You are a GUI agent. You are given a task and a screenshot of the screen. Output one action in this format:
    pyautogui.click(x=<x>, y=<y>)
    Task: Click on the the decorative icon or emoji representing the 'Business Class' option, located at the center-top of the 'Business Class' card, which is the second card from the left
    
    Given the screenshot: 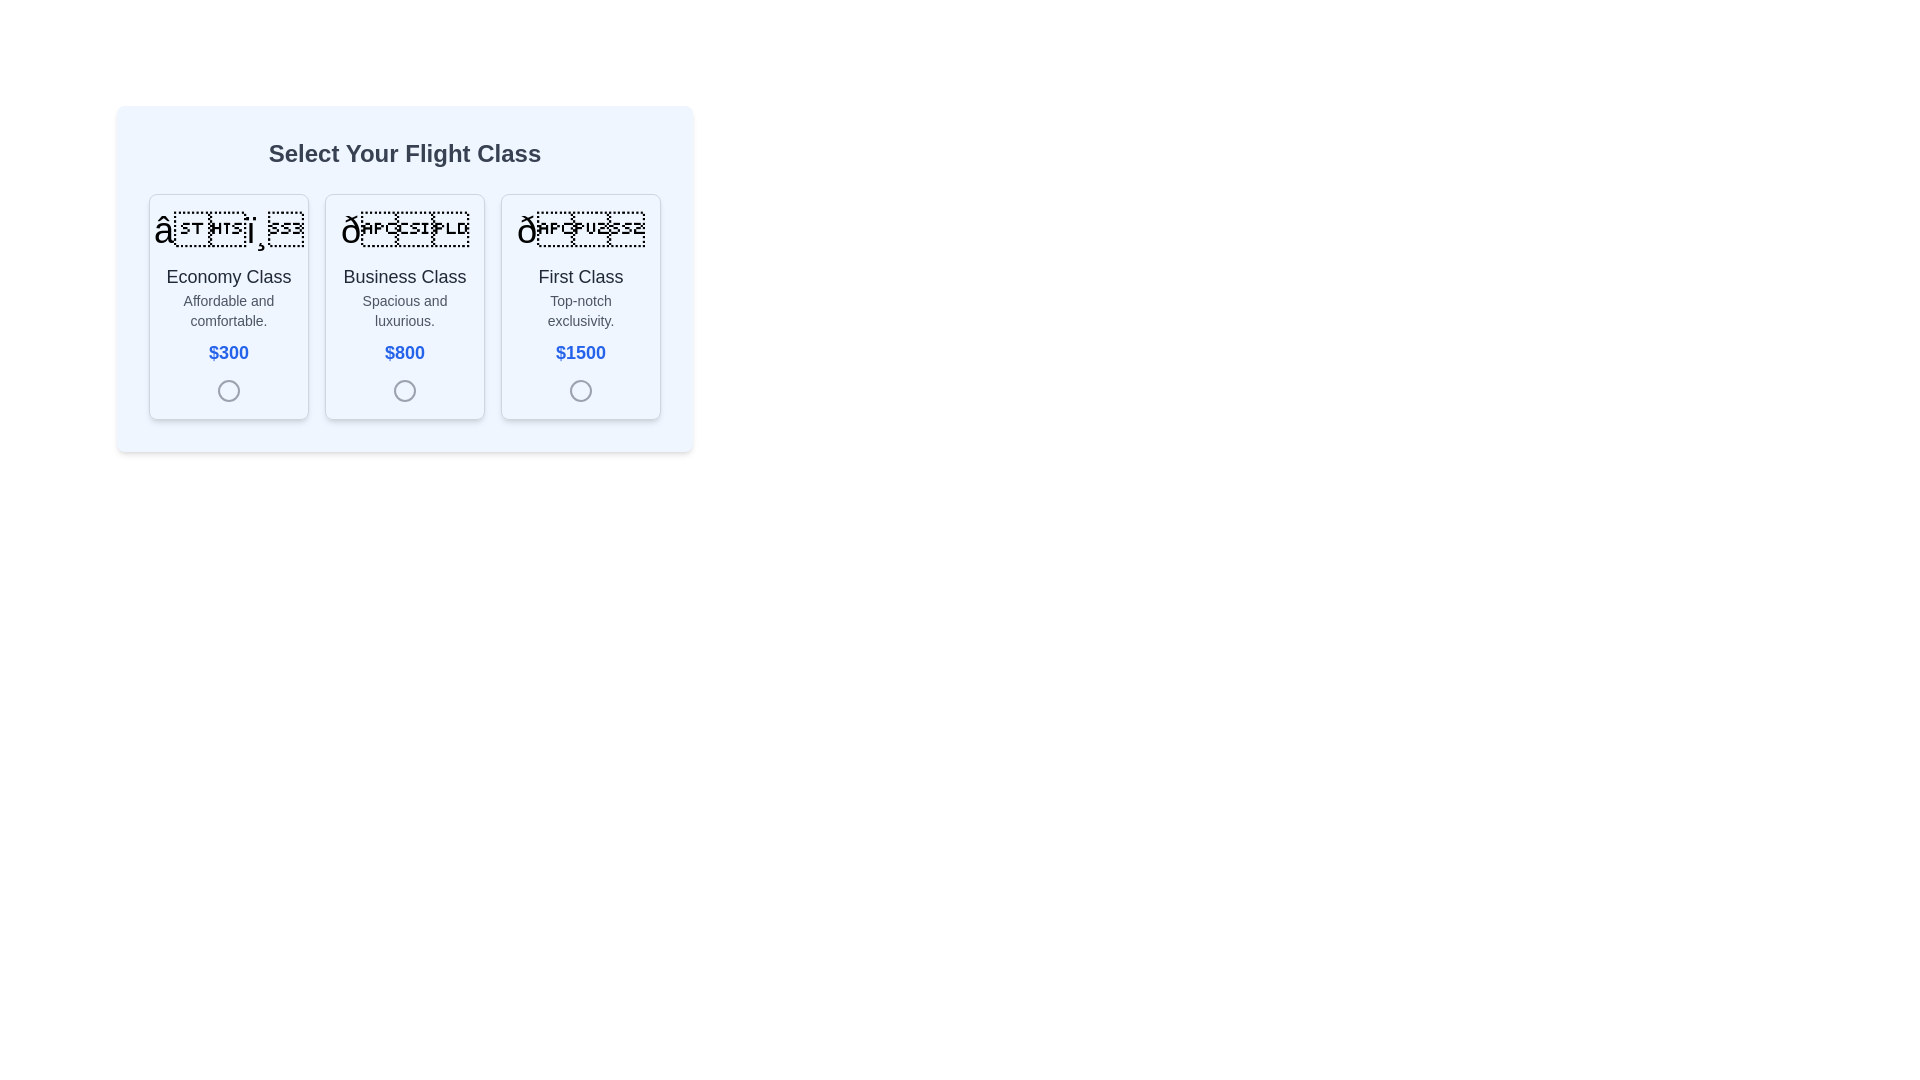 What is the action you would take?
    pyautogui.click(x=403, y=230)
    